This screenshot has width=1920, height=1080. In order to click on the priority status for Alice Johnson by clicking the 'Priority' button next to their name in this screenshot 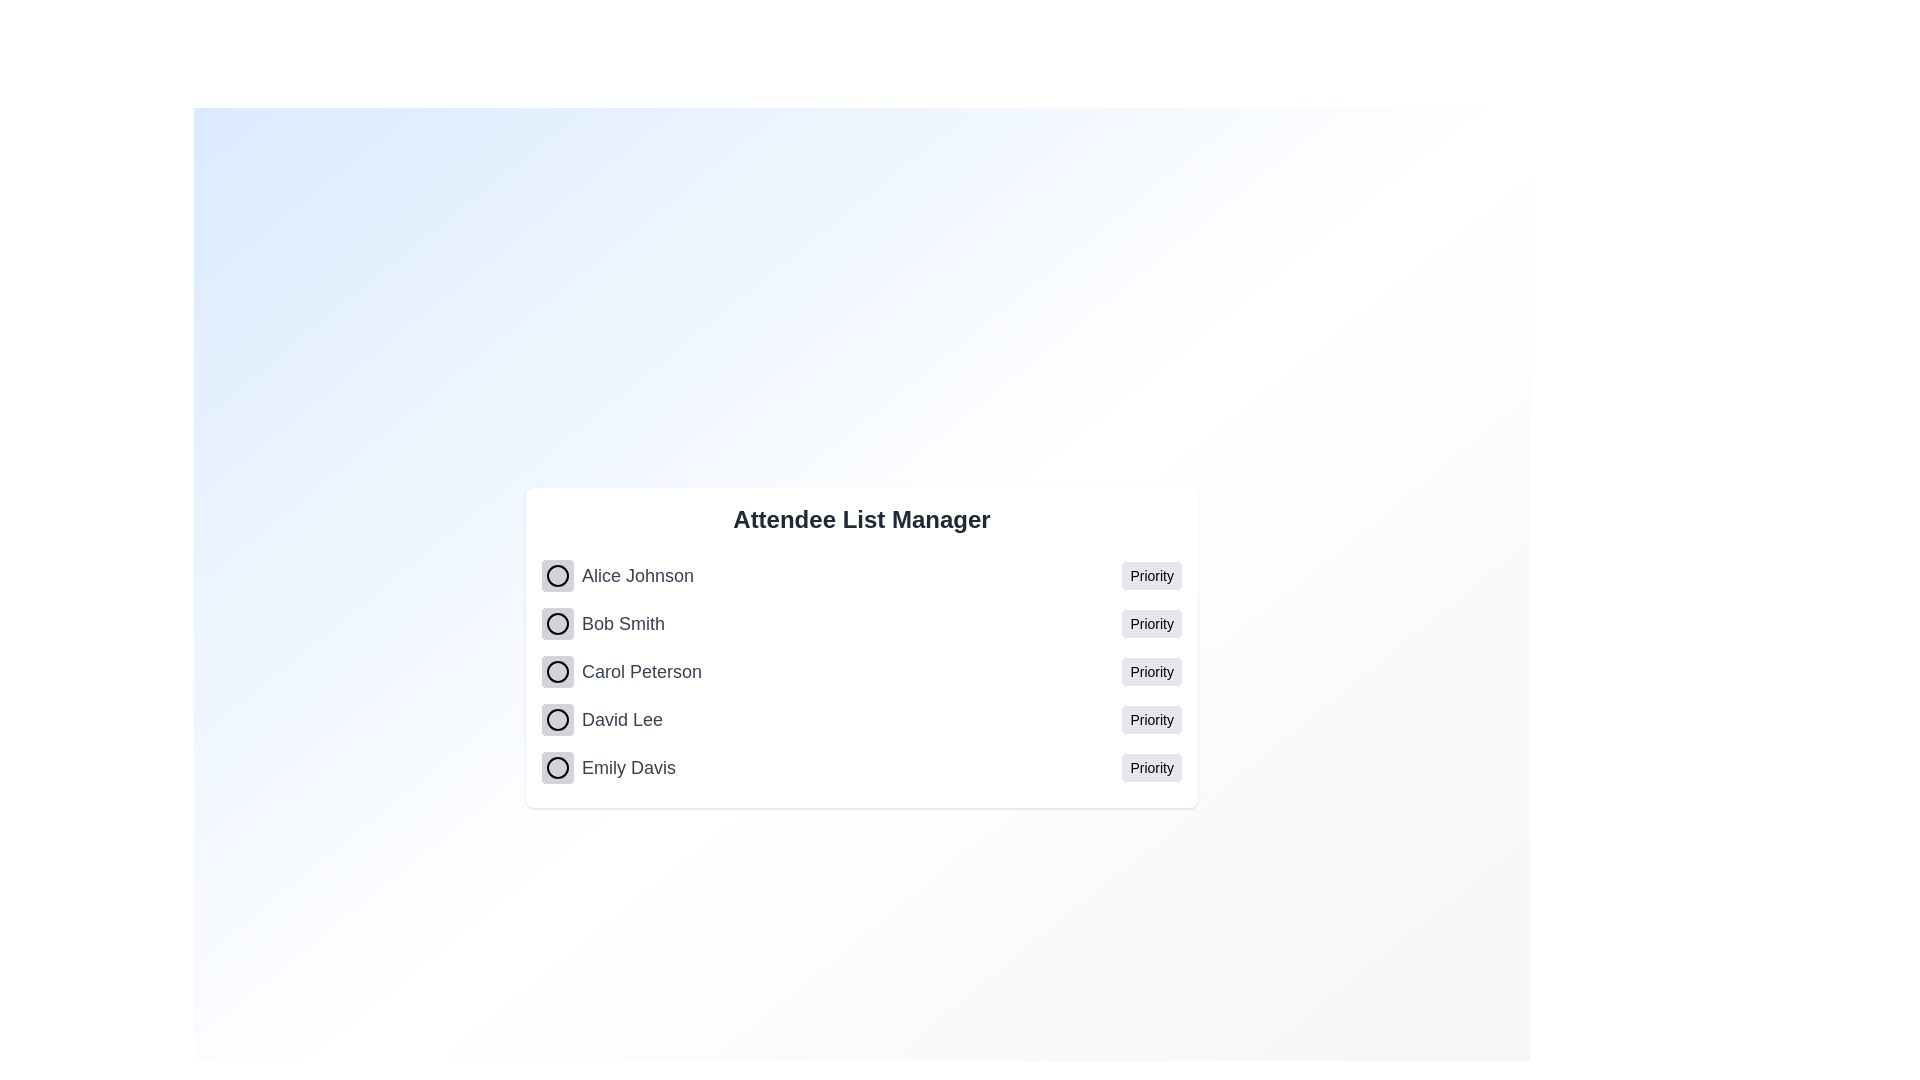, I will do `click(1152, 575)`.